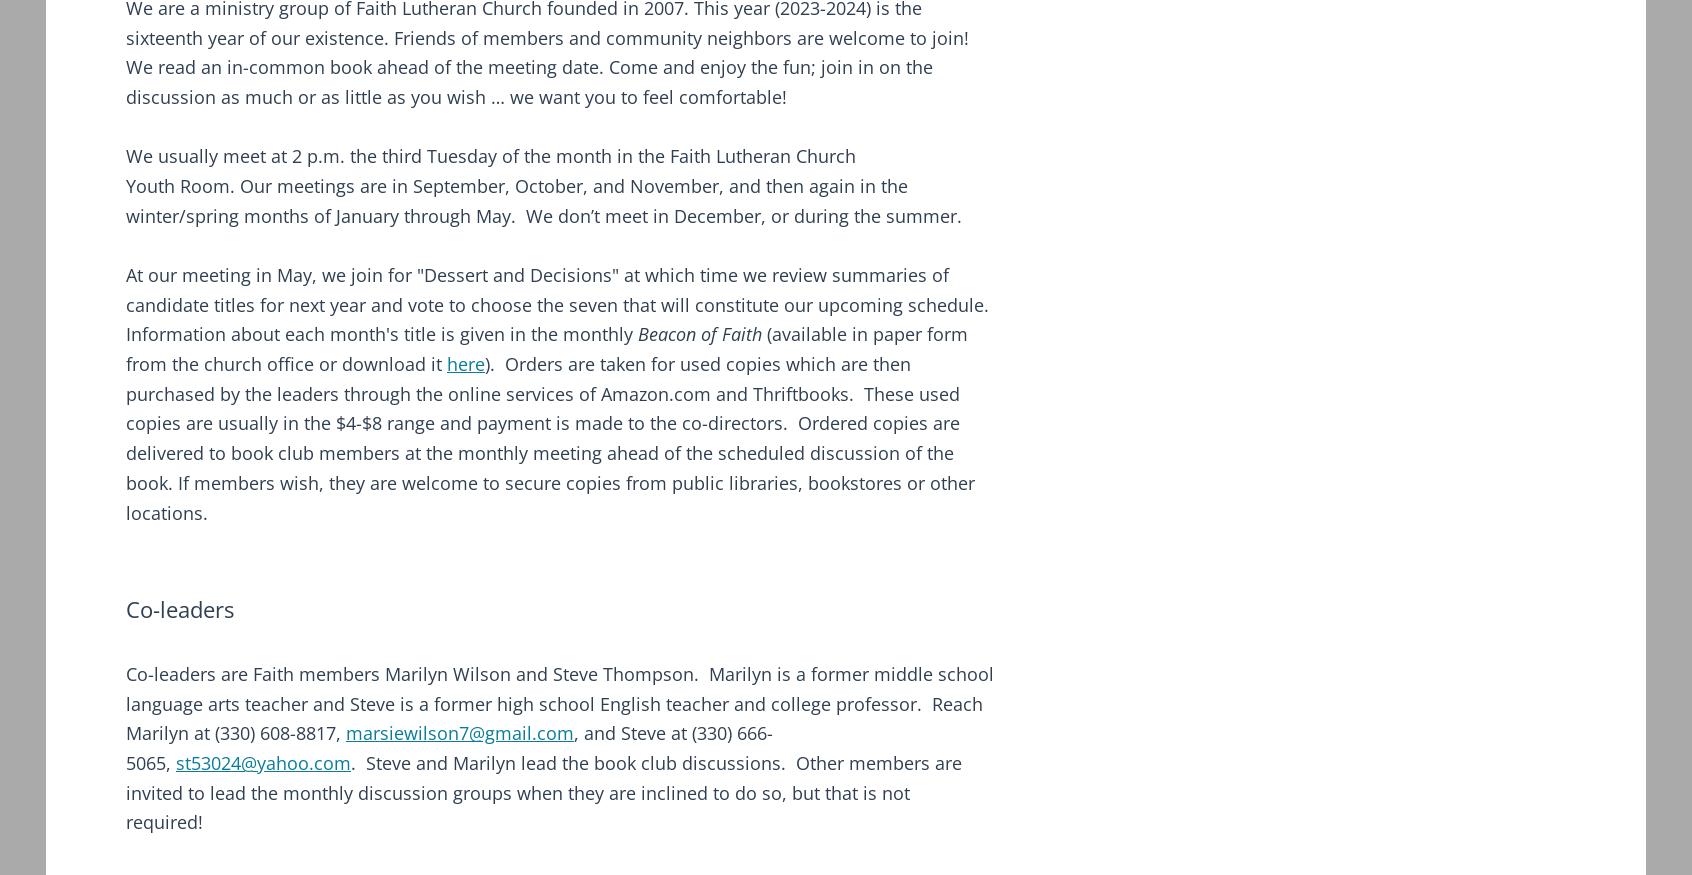 This screenshot has width=1692, height=875. I want to click on 'here', so click(446, 364).